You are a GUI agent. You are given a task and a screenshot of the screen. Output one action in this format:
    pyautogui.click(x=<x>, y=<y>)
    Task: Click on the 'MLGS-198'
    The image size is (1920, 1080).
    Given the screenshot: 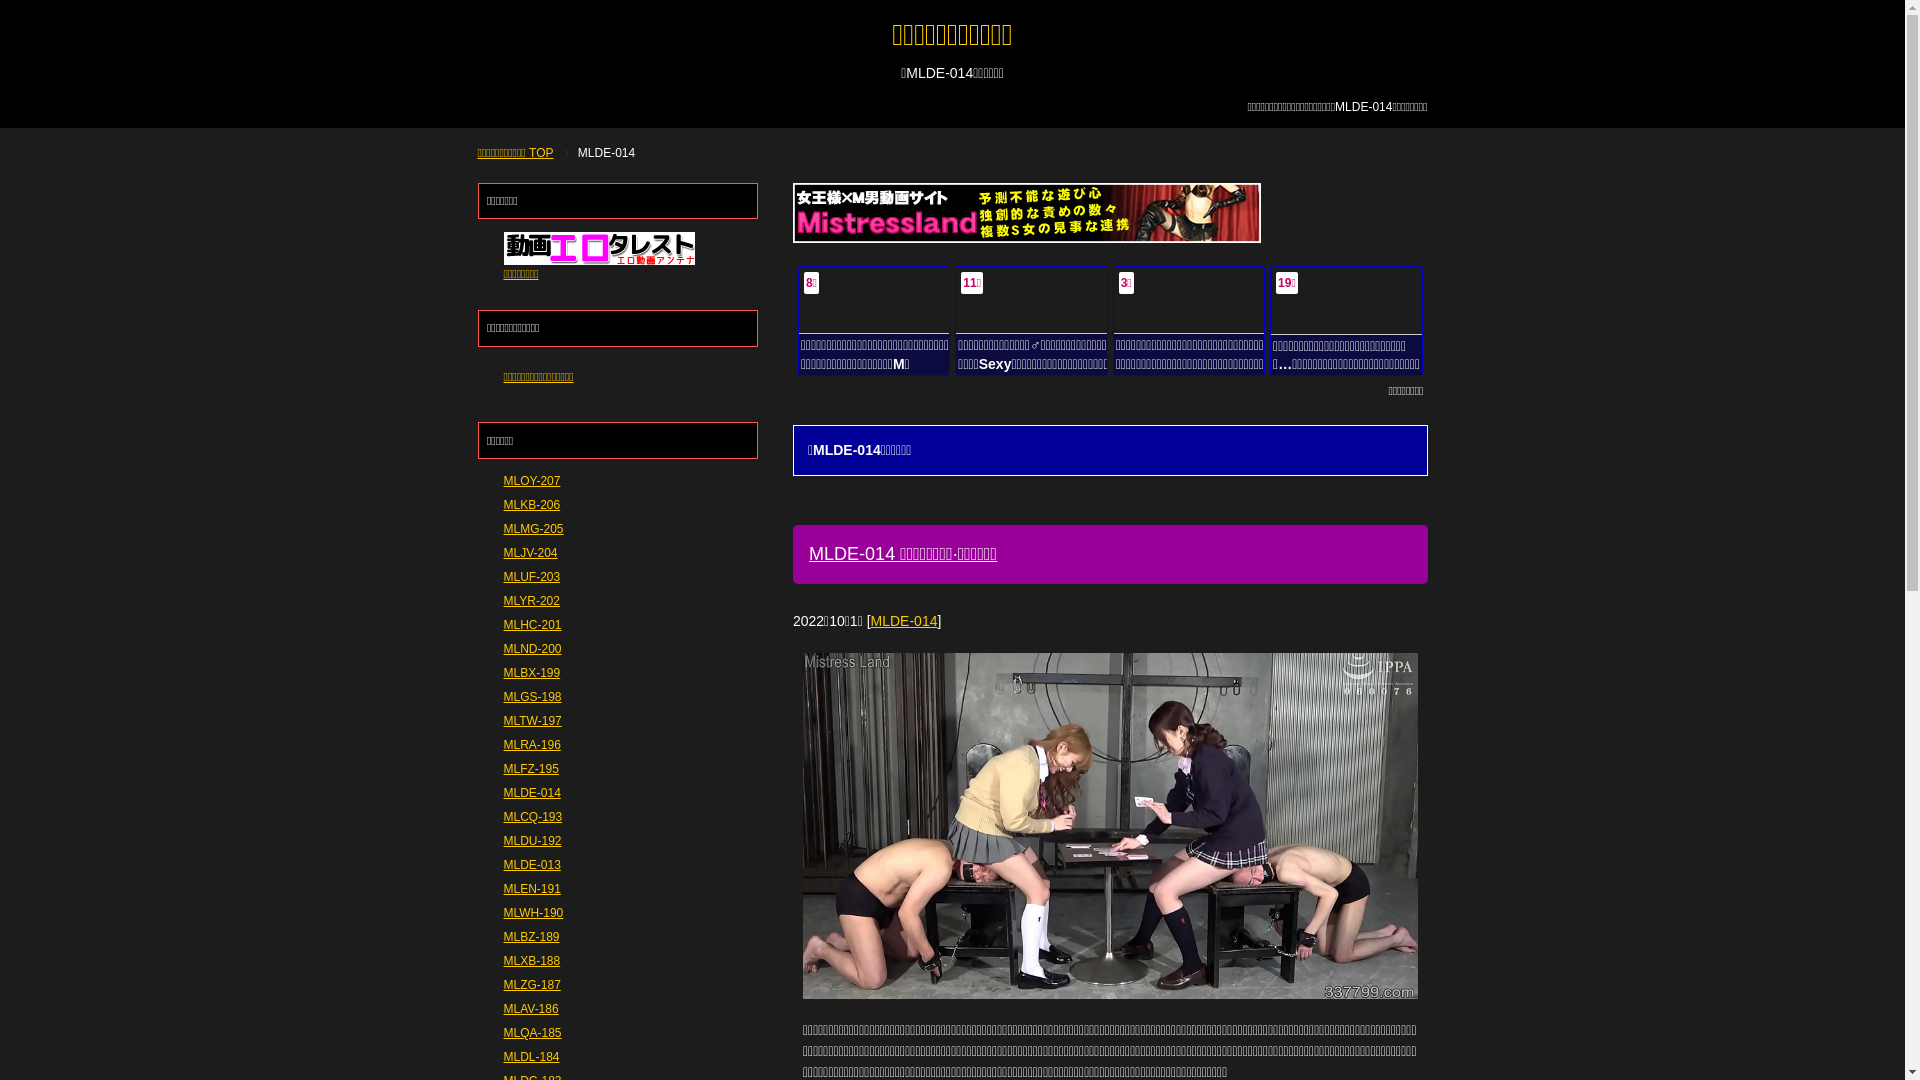 What is the action you would take?
    pyautogui.click(x=532, y=696)
    